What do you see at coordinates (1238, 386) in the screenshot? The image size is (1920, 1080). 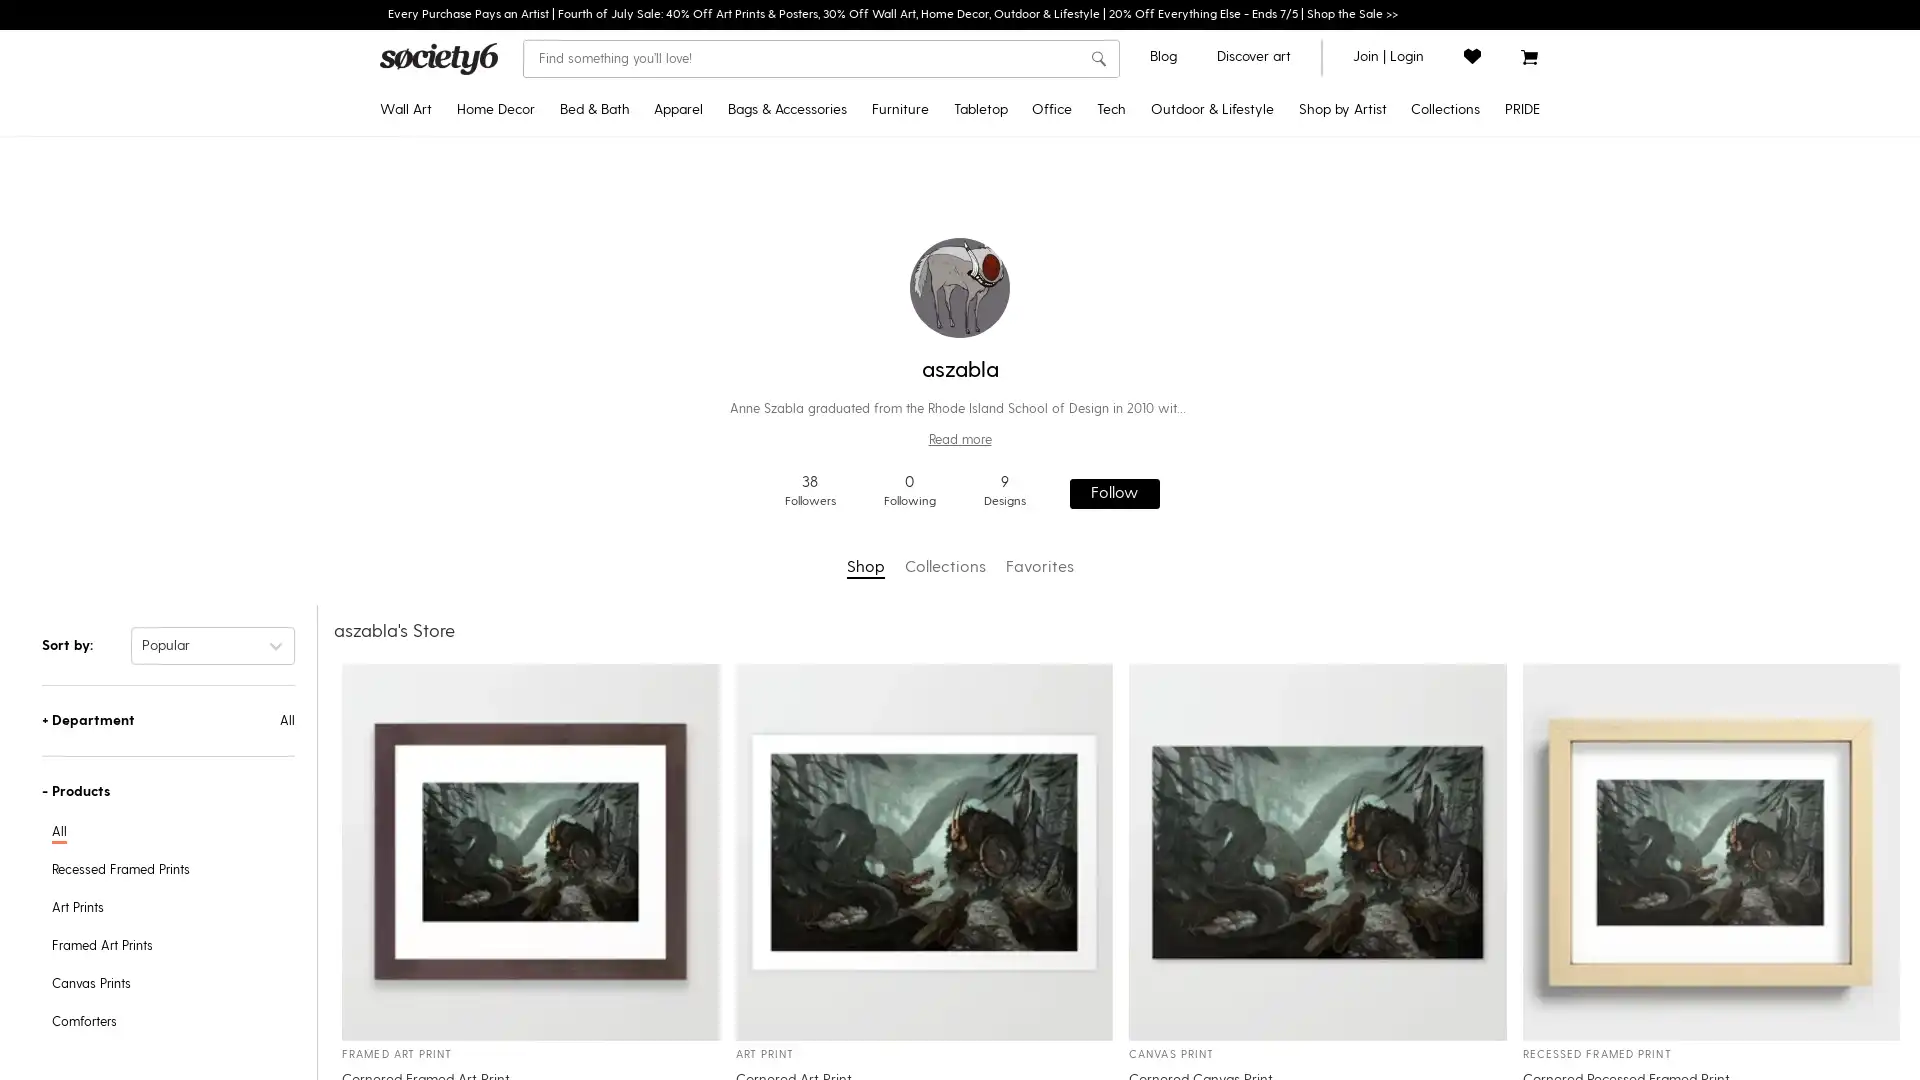 I see `Wine Chillers` at bounding box center [1238, 386].